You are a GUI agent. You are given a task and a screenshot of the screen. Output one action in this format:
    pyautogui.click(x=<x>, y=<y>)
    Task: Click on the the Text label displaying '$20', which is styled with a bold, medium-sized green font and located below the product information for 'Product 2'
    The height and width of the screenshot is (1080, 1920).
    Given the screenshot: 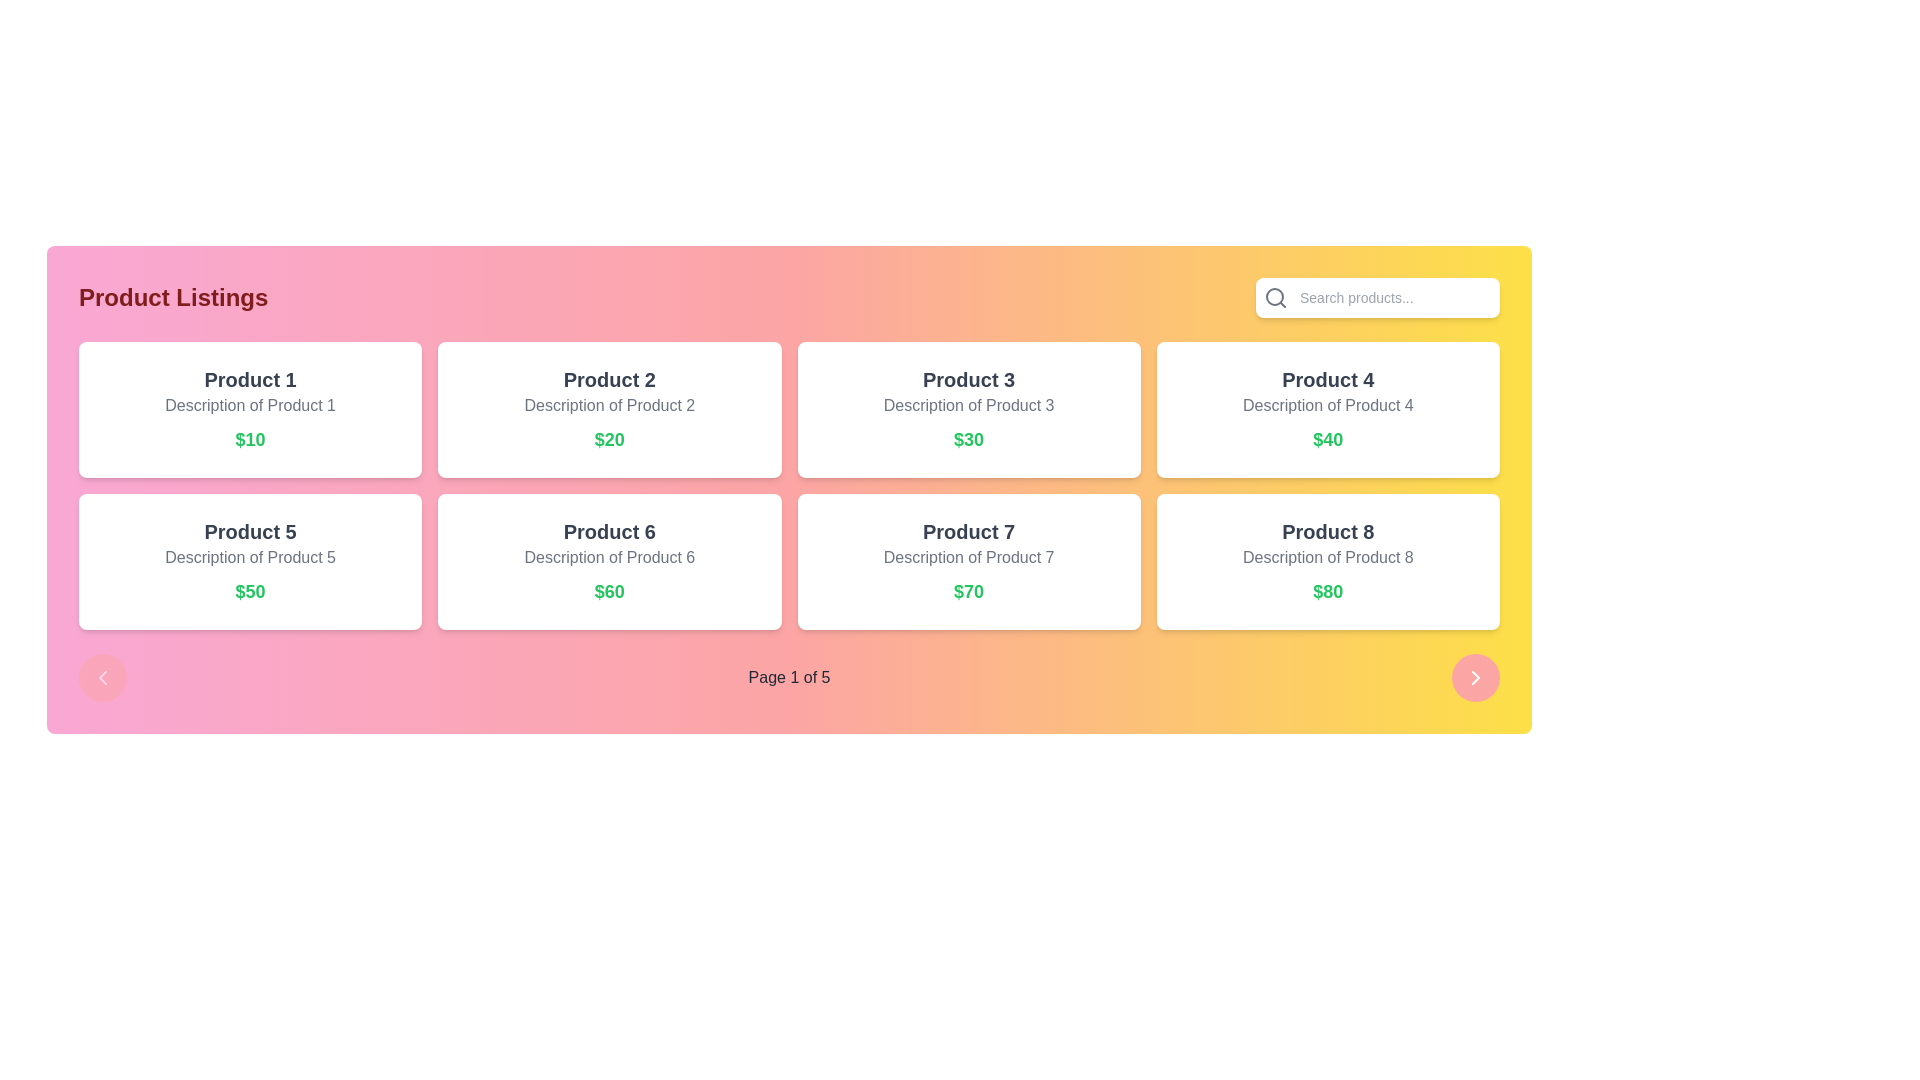 What is the action you would take?
    pyautogui.click(x=608, y=438)
    